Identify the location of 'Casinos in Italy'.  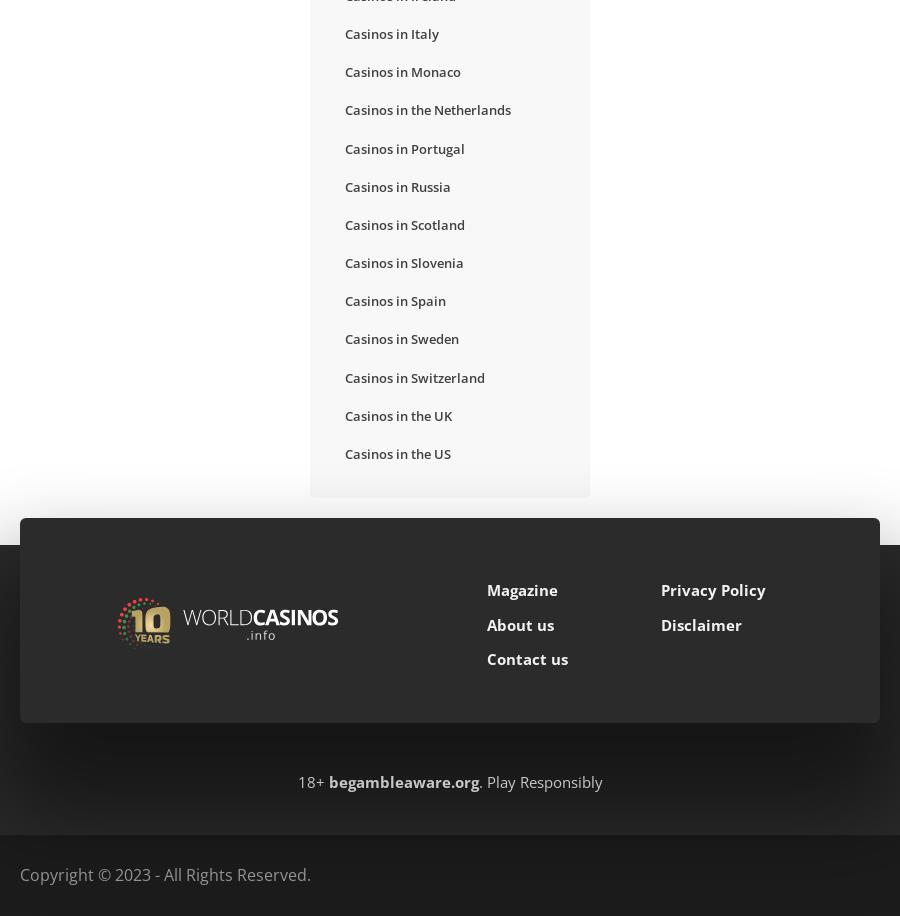
(392, 32).